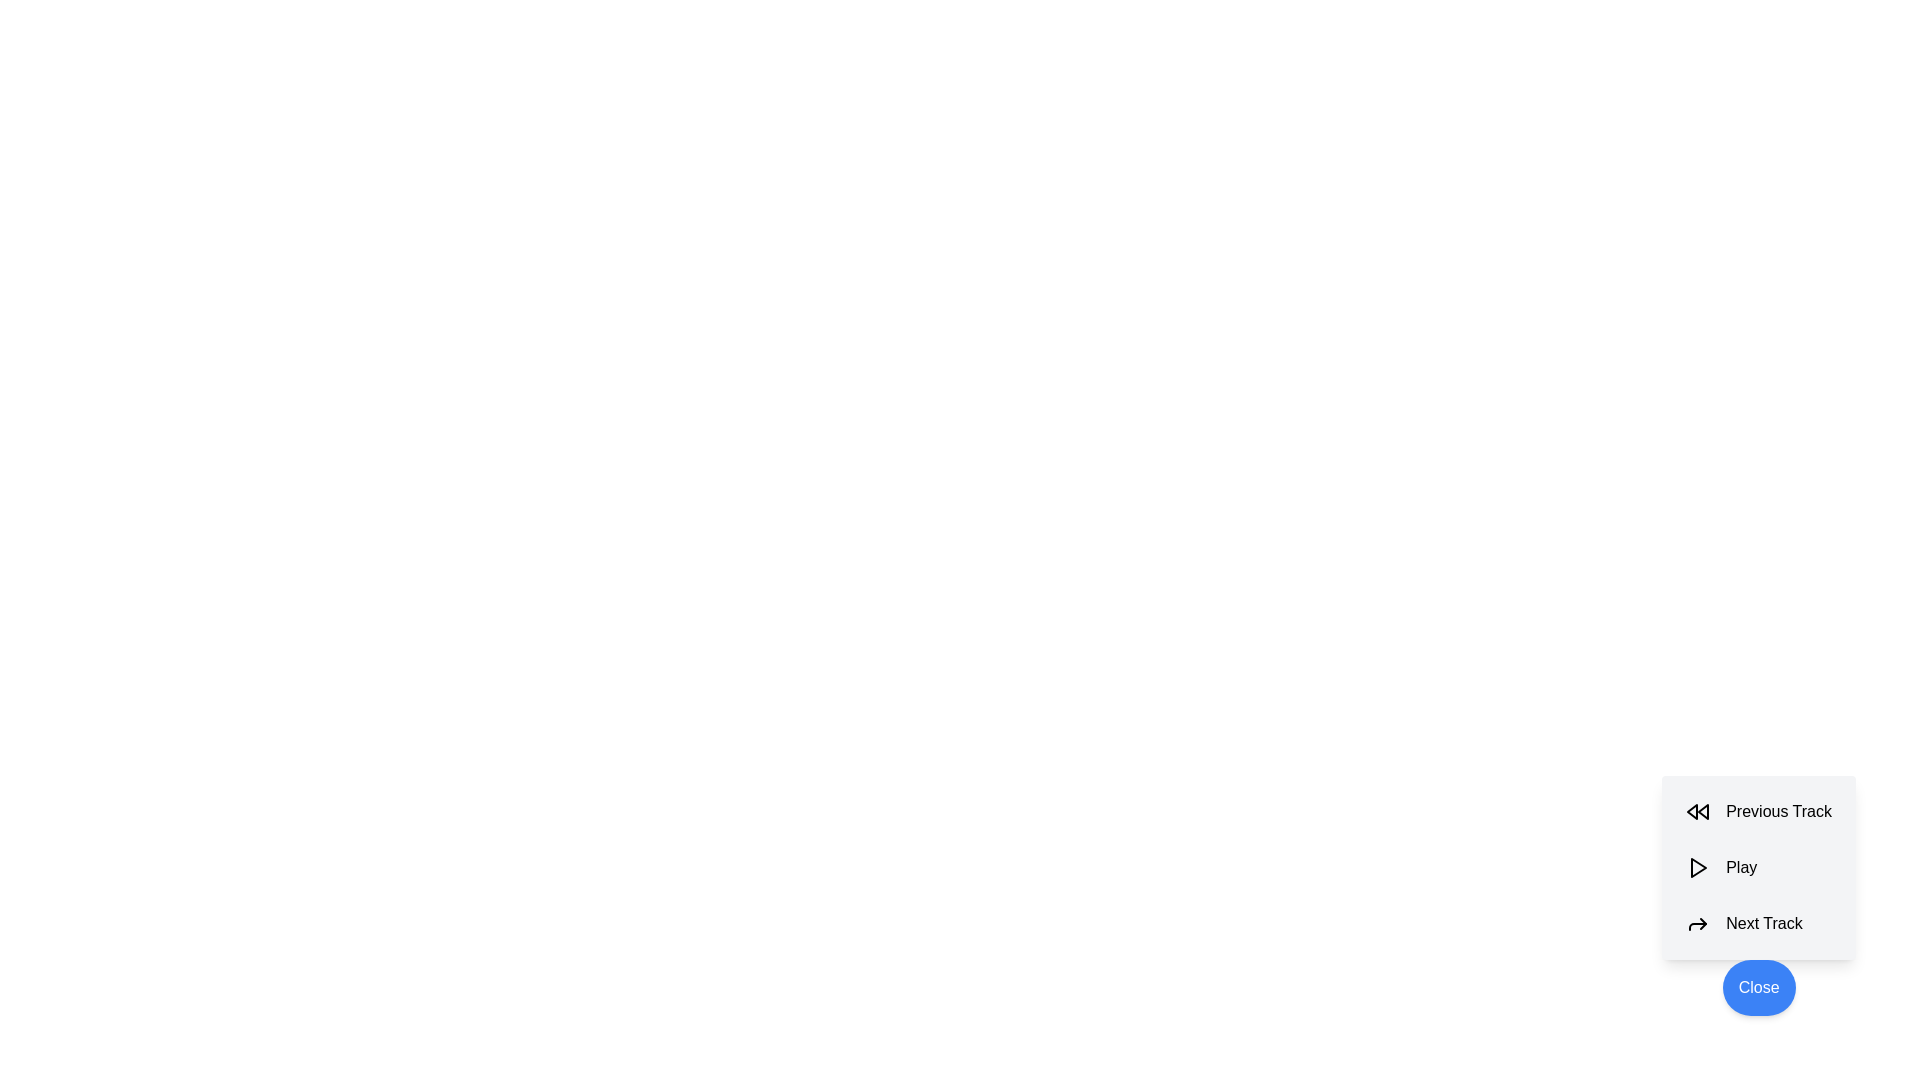  What do you see at coordinates (1758, 812) in the screenshot?
I see `the 'Previous Track' button, which features a double arrow icon pointing left` at bounding box center [1758, 812].